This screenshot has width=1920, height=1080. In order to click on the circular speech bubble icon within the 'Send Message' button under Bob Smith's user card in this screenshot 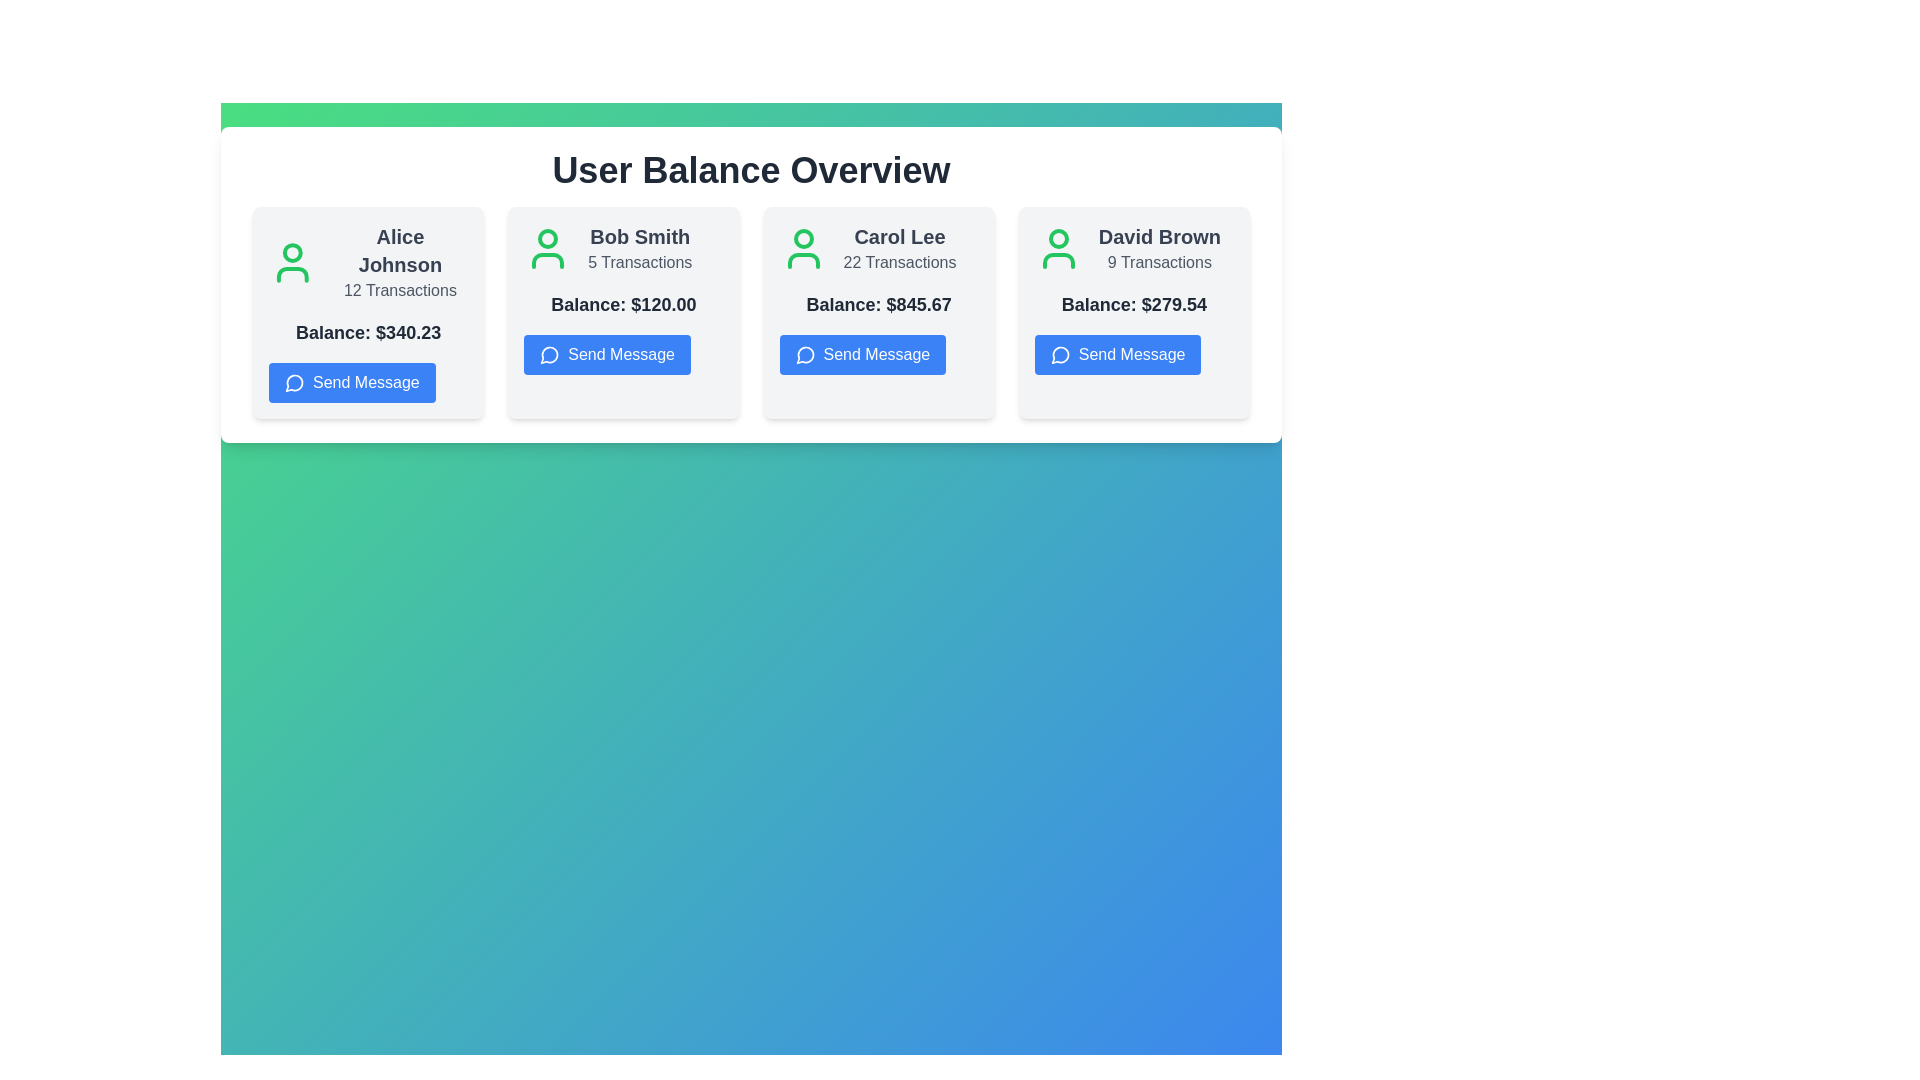, I will do `click(550, 353)`.